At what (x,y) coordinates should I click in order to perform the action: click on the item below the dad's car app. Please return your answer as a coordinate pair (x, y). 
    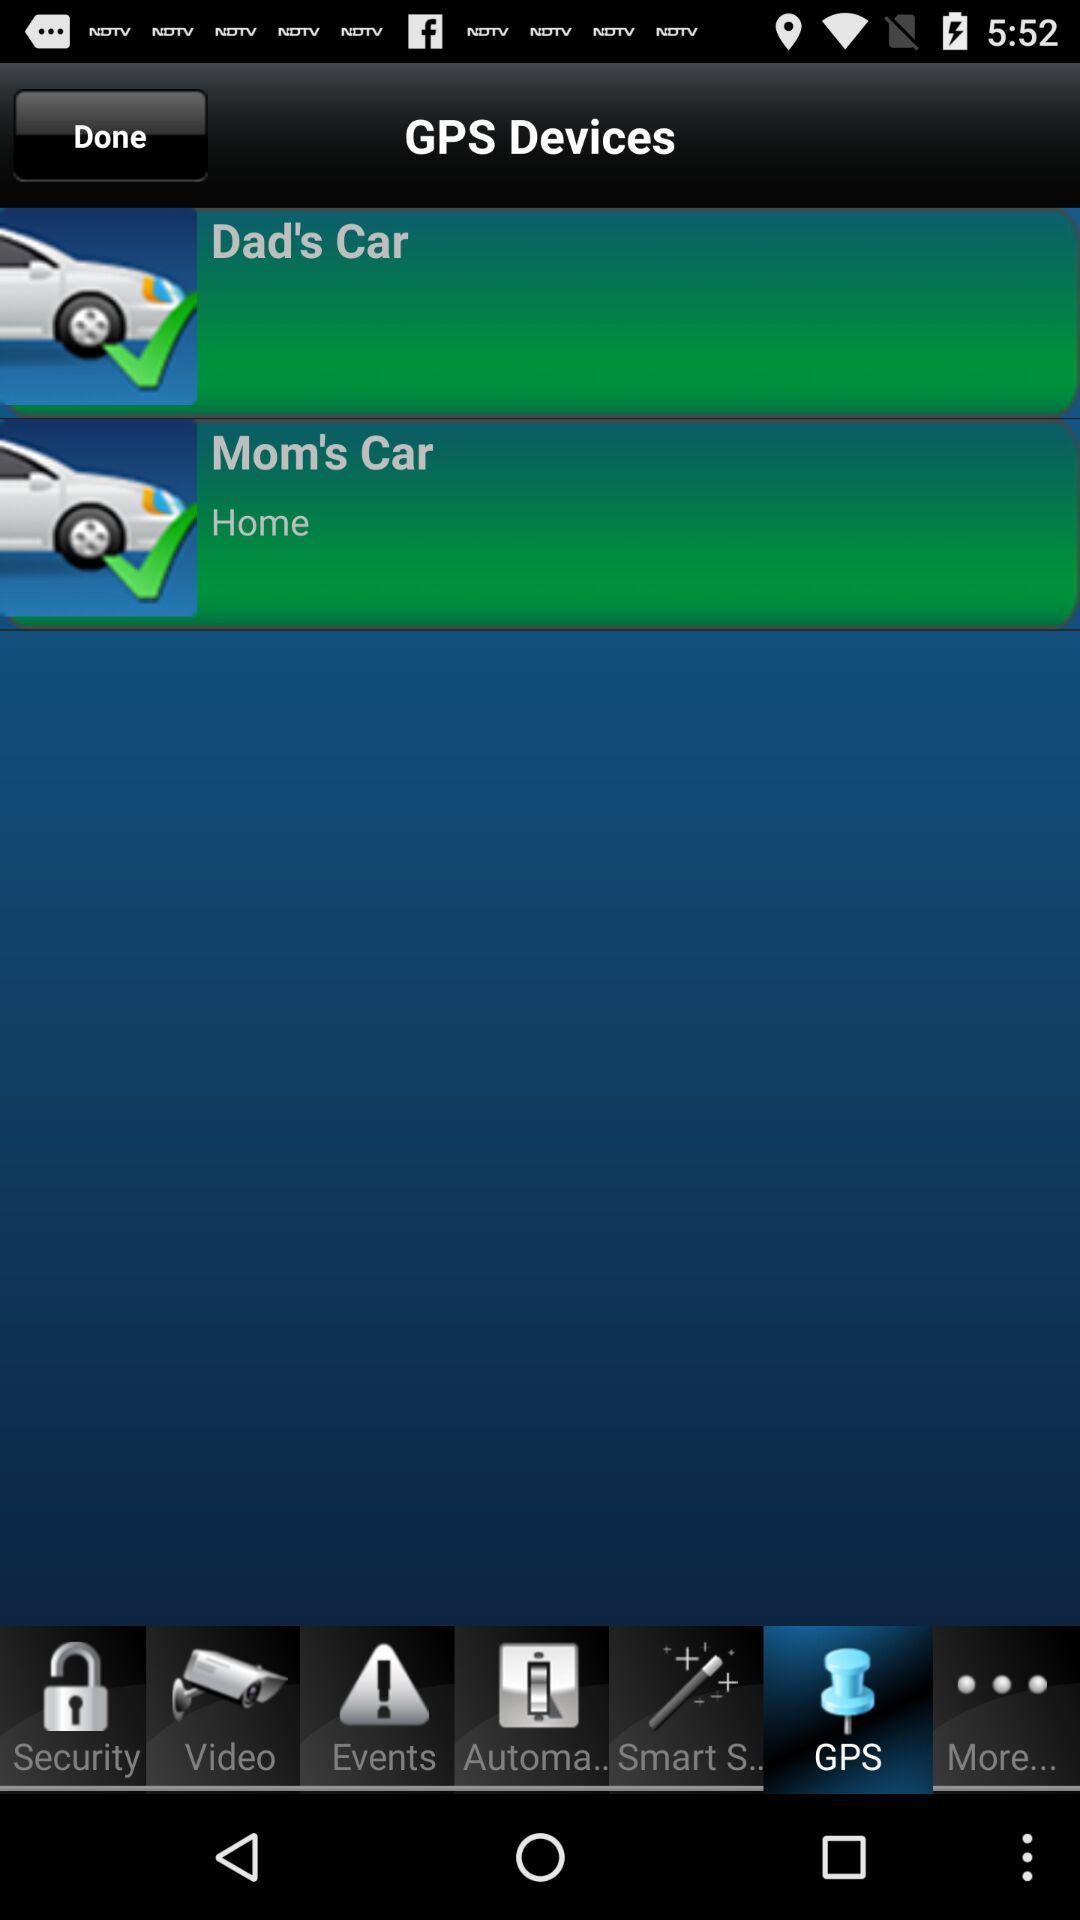
    Looking at the image, I should click on (636, 308).